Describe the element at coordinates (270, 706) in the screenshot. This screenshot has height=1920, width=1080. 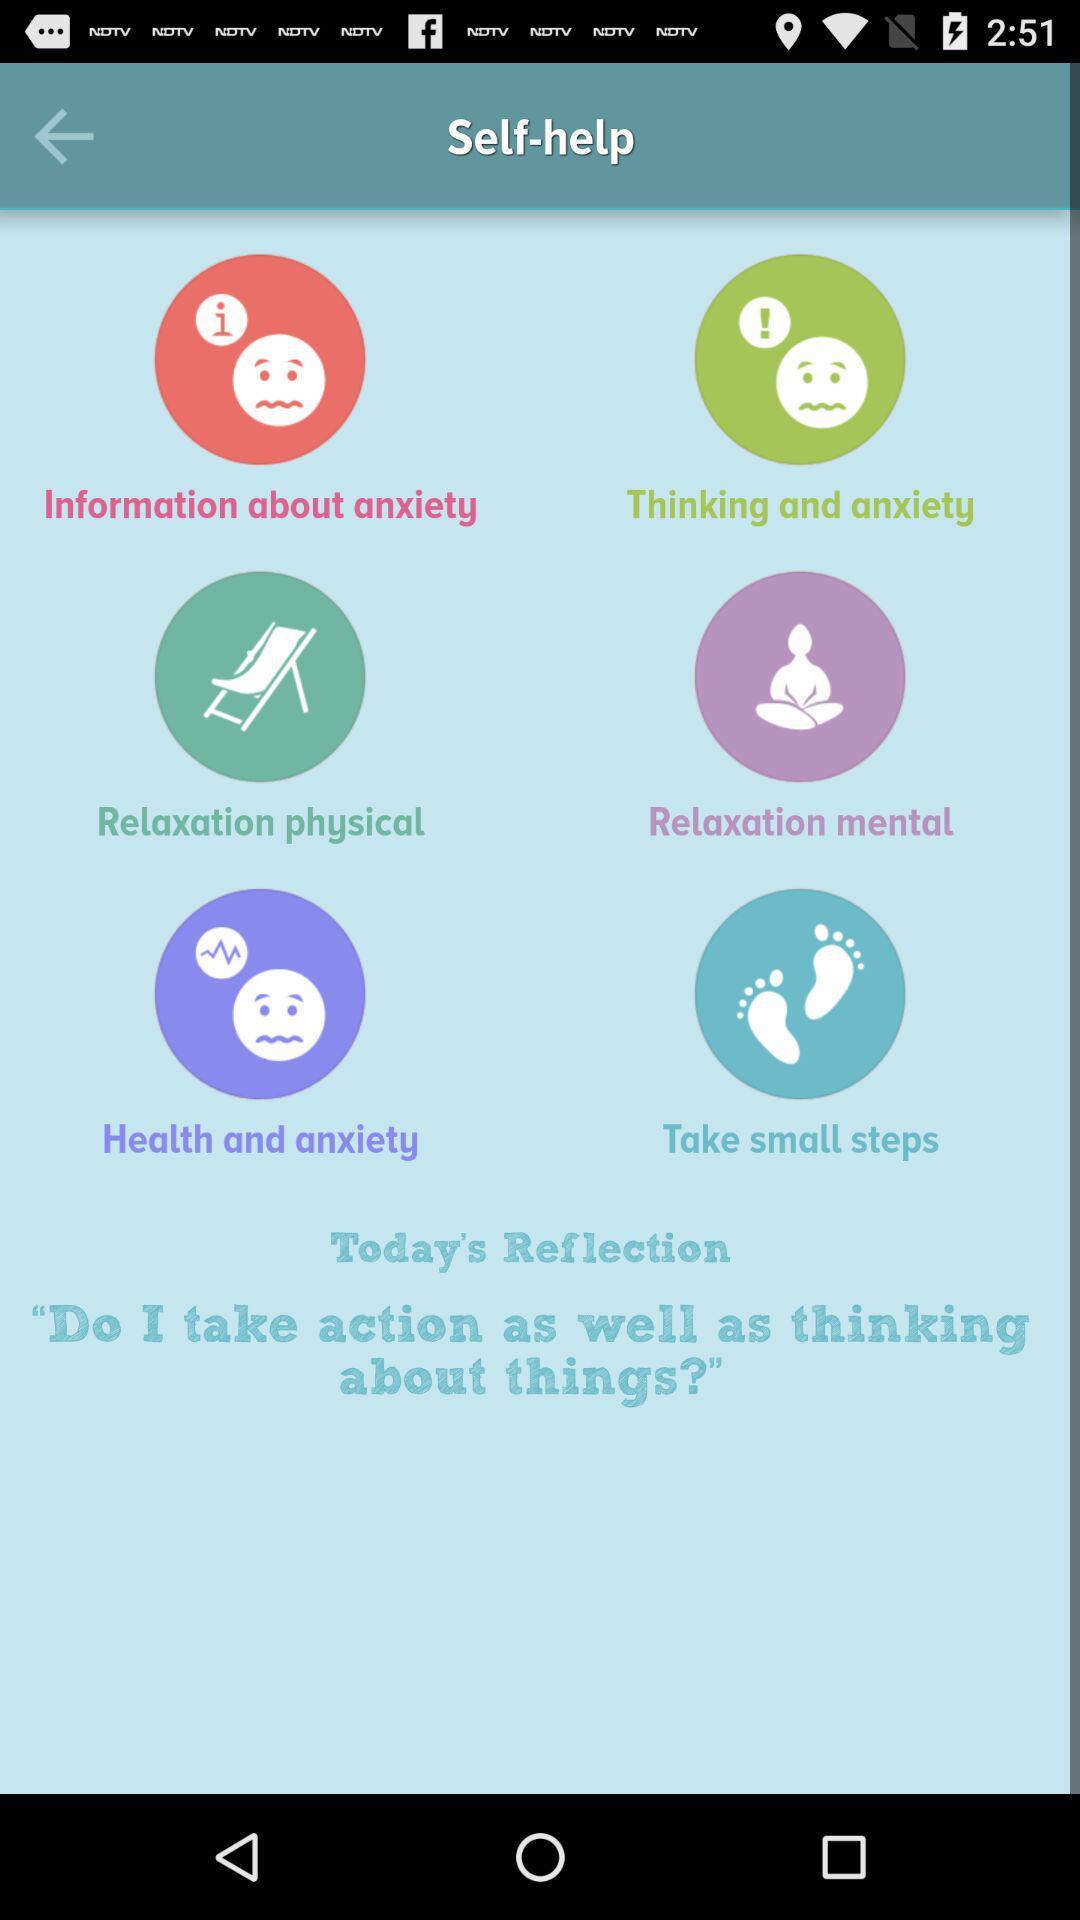
I see `icon to the left of the relaxation mental icon` at that location.